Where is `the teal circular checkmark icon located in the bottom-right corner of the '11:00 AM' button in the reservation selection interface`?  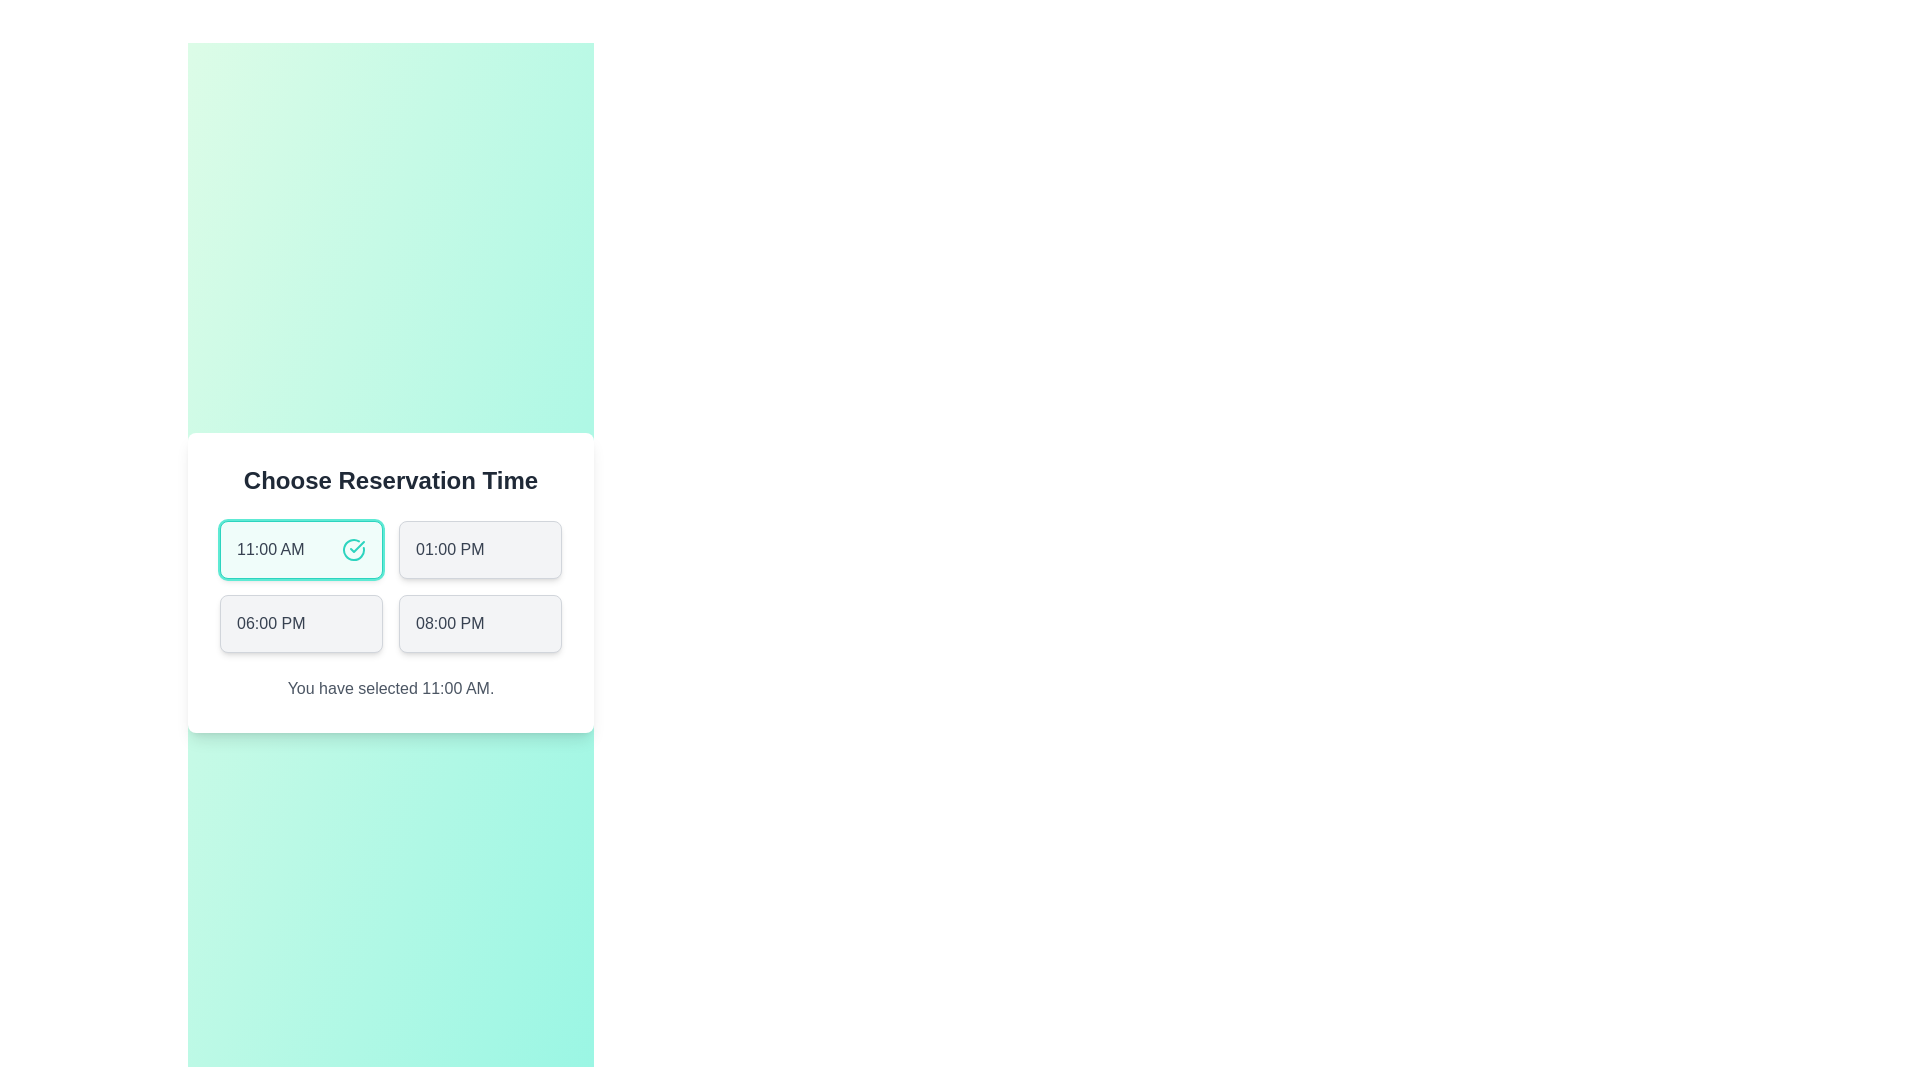 the teal circular checkmark icon located in the bottom-right corner of the '11:00 AM' button in the reservation selection interface is located at coordinates (354, 550).